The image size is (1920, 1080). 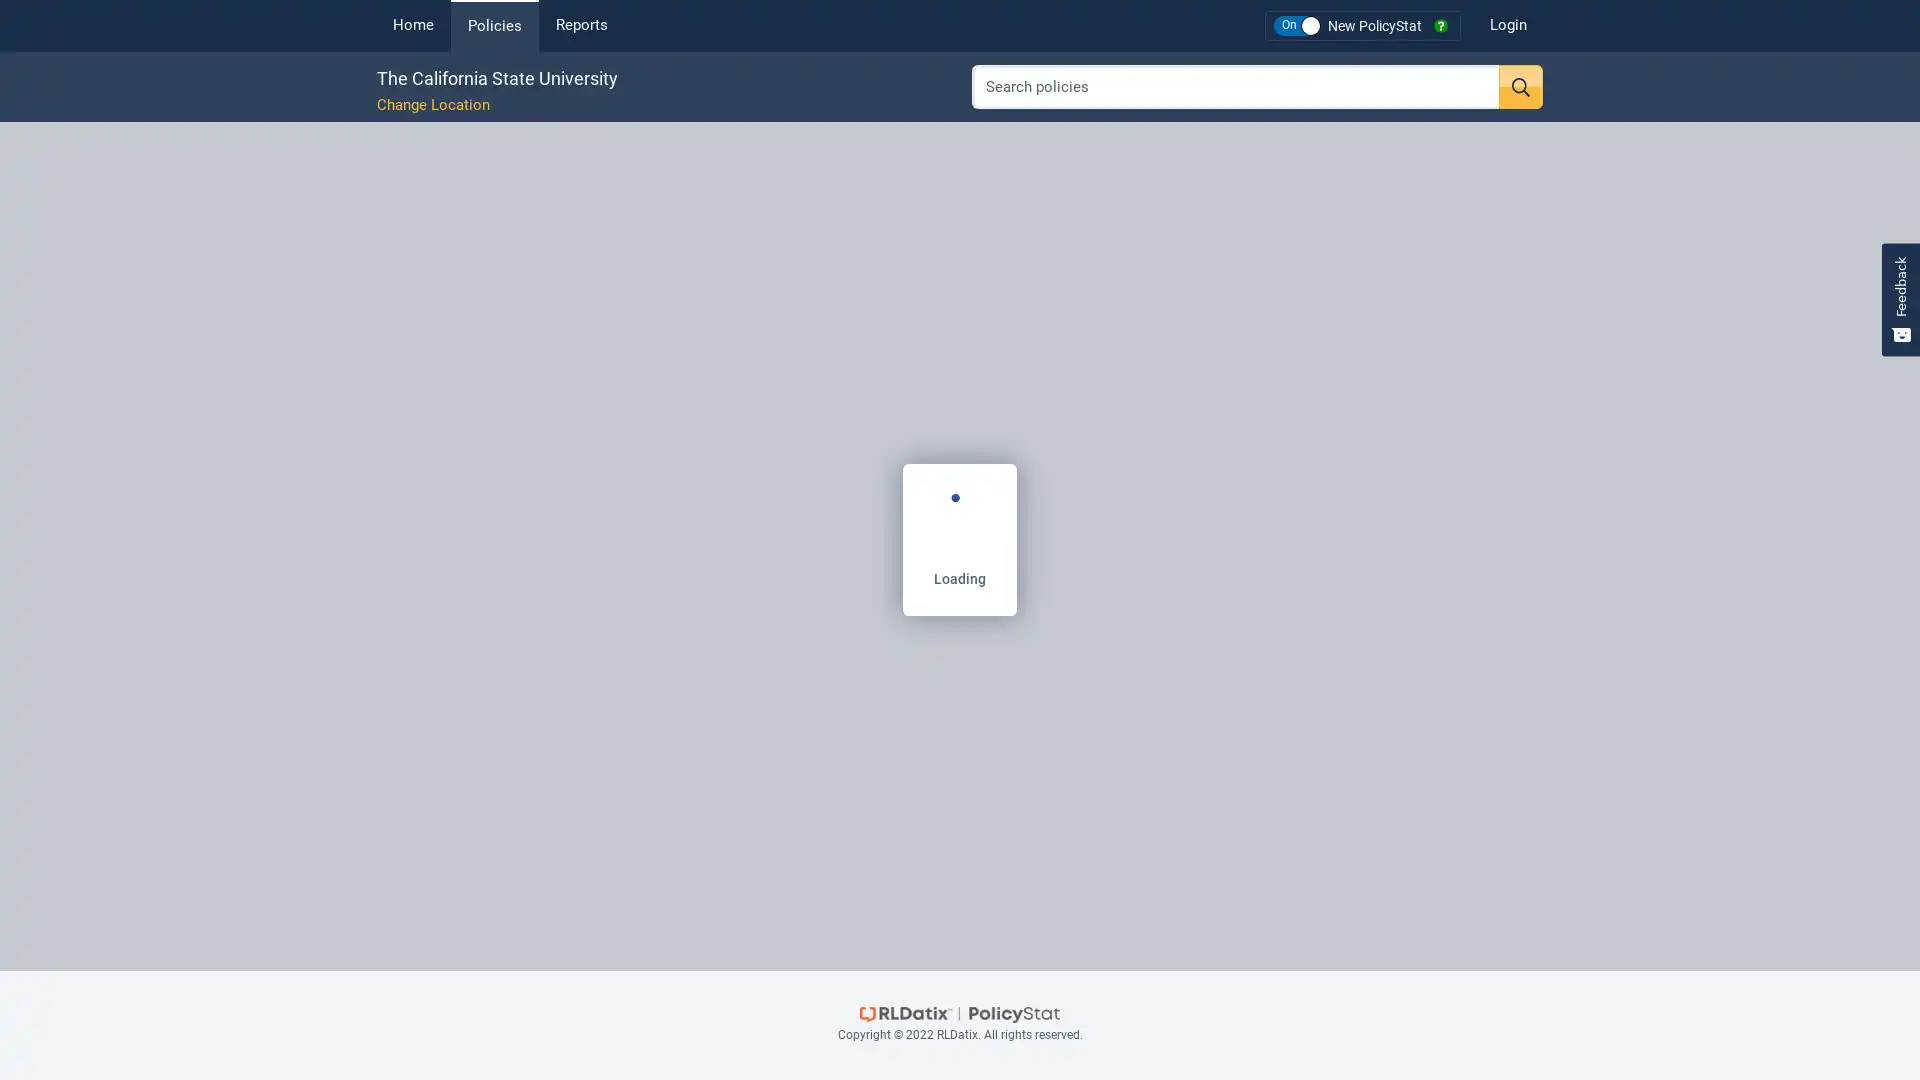 What do you see at coordinates (432, 104) in the screenshot?
I see `Change Location` at bounding box center [432, 104].